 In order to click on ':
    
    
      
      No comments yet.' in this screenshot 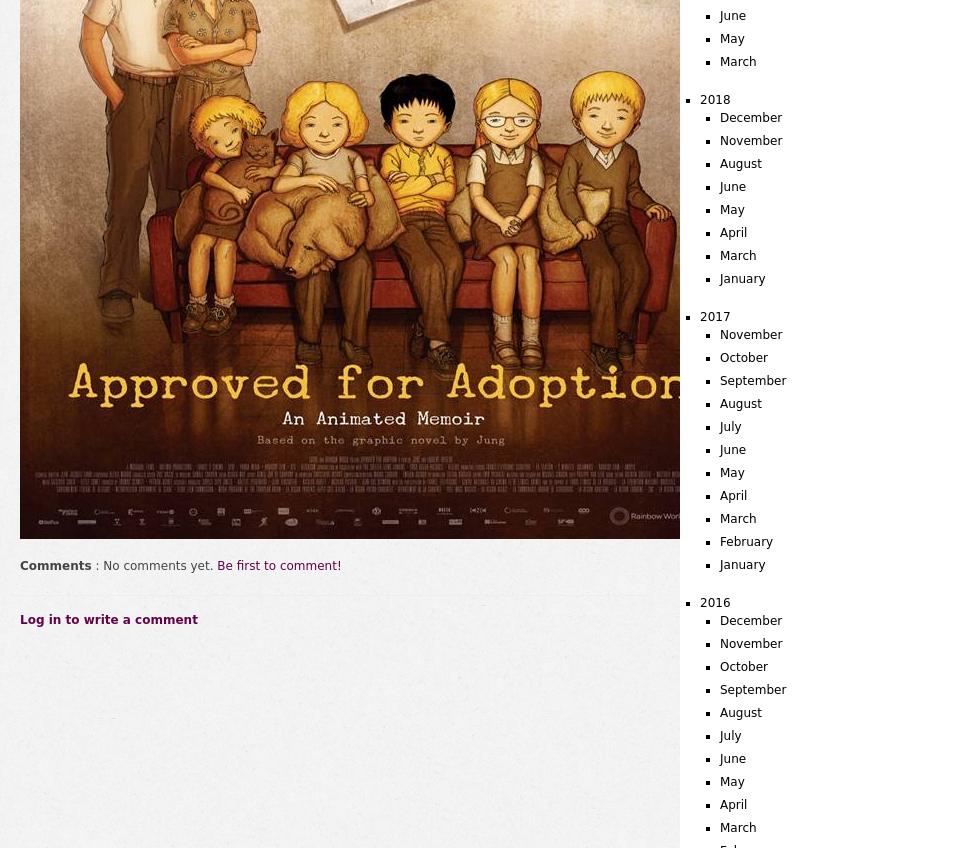, I will do `click(152, 565)`.